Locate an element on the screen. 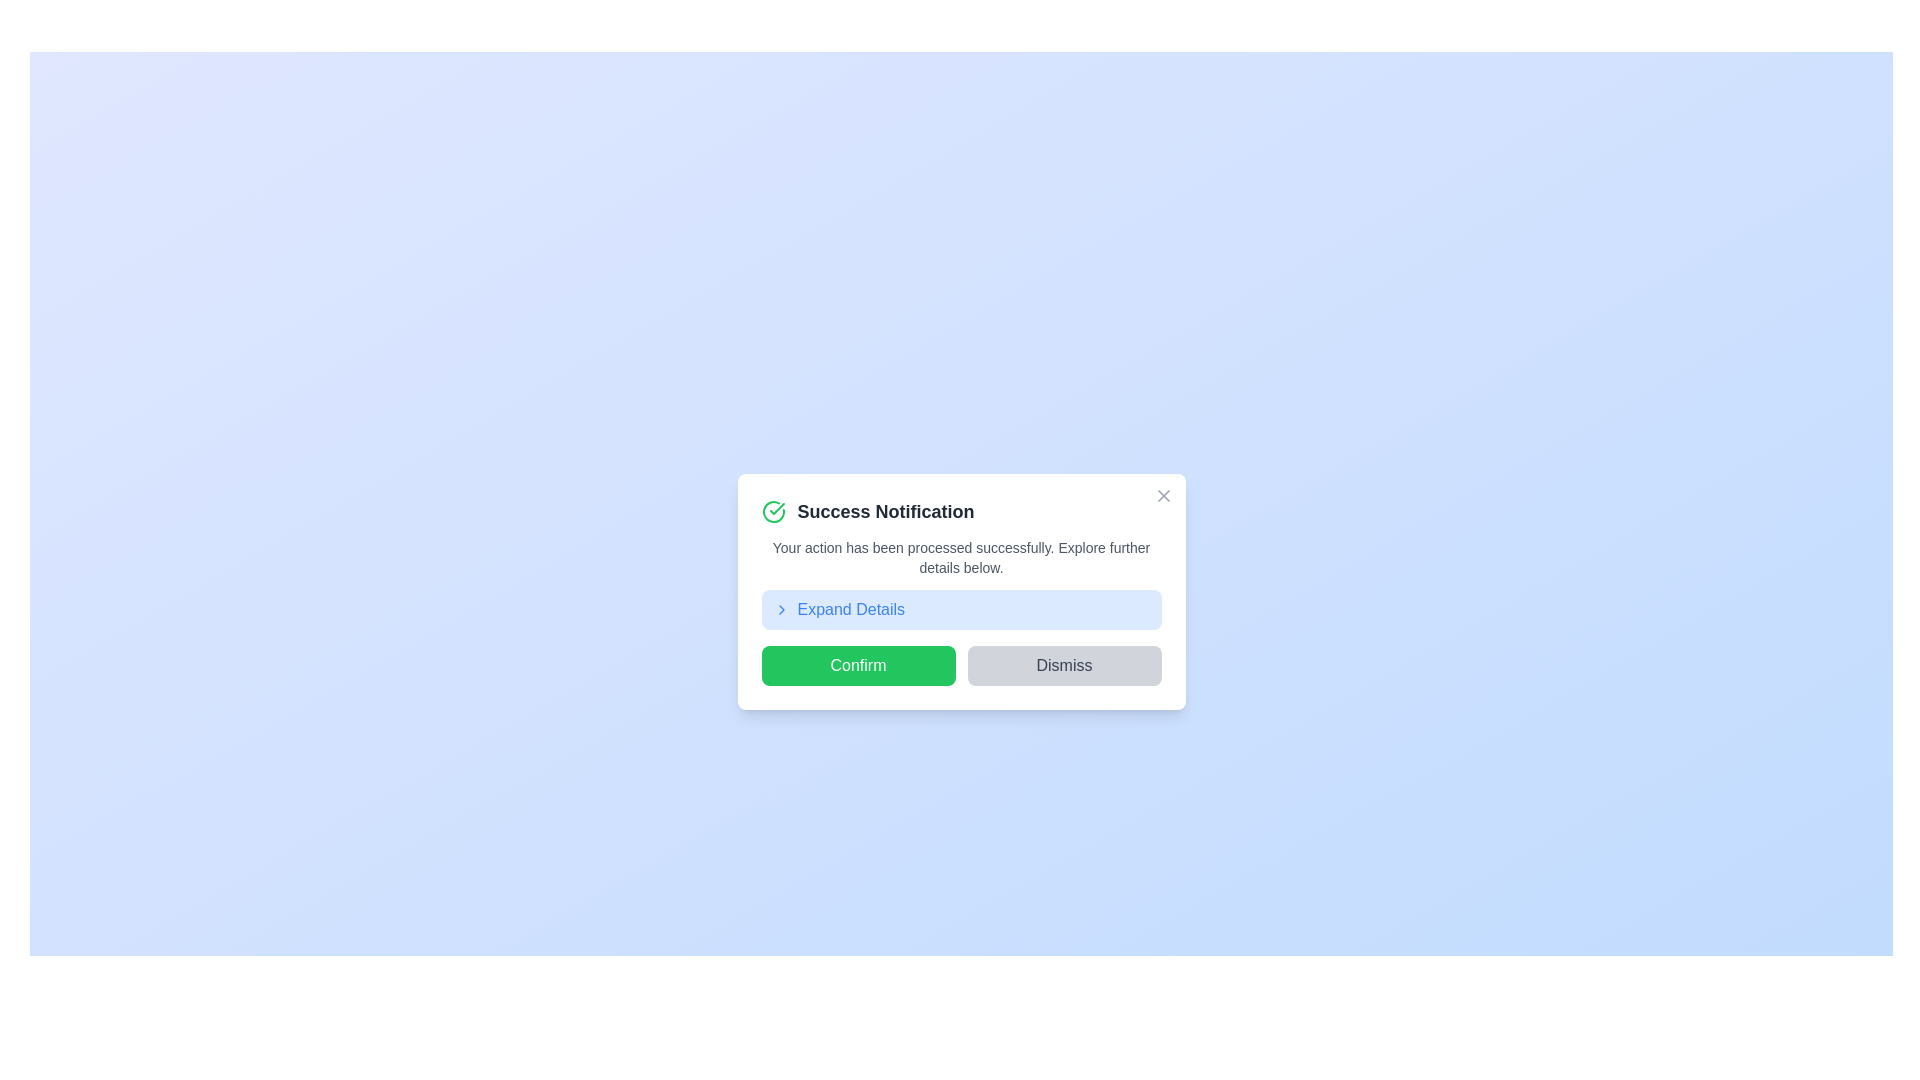 Image resolution: width=1920 pixels, height=1080 pixels. 'Dismiss' button to close the notification is located at coordinates (1063, 666).